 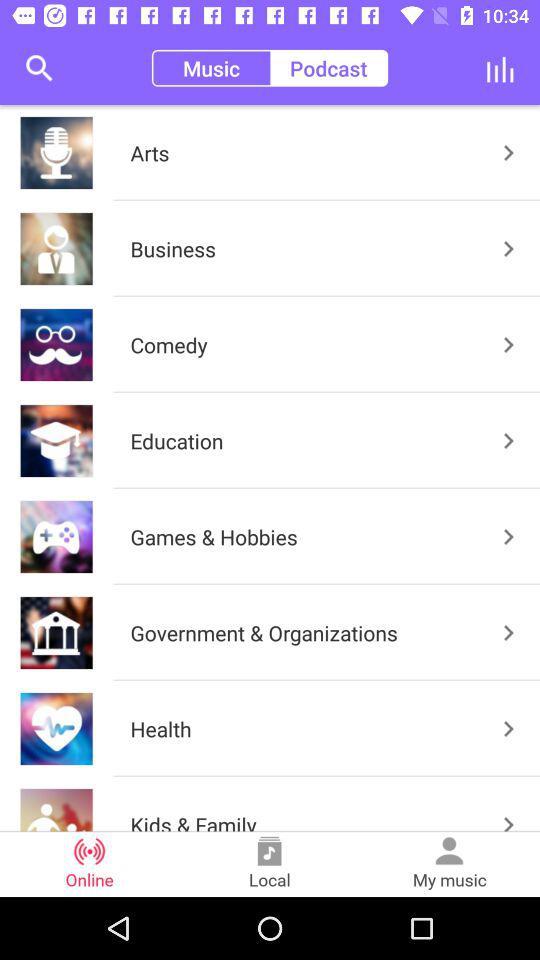 I want to click on the icon next to local, so click(x=449, y=863).